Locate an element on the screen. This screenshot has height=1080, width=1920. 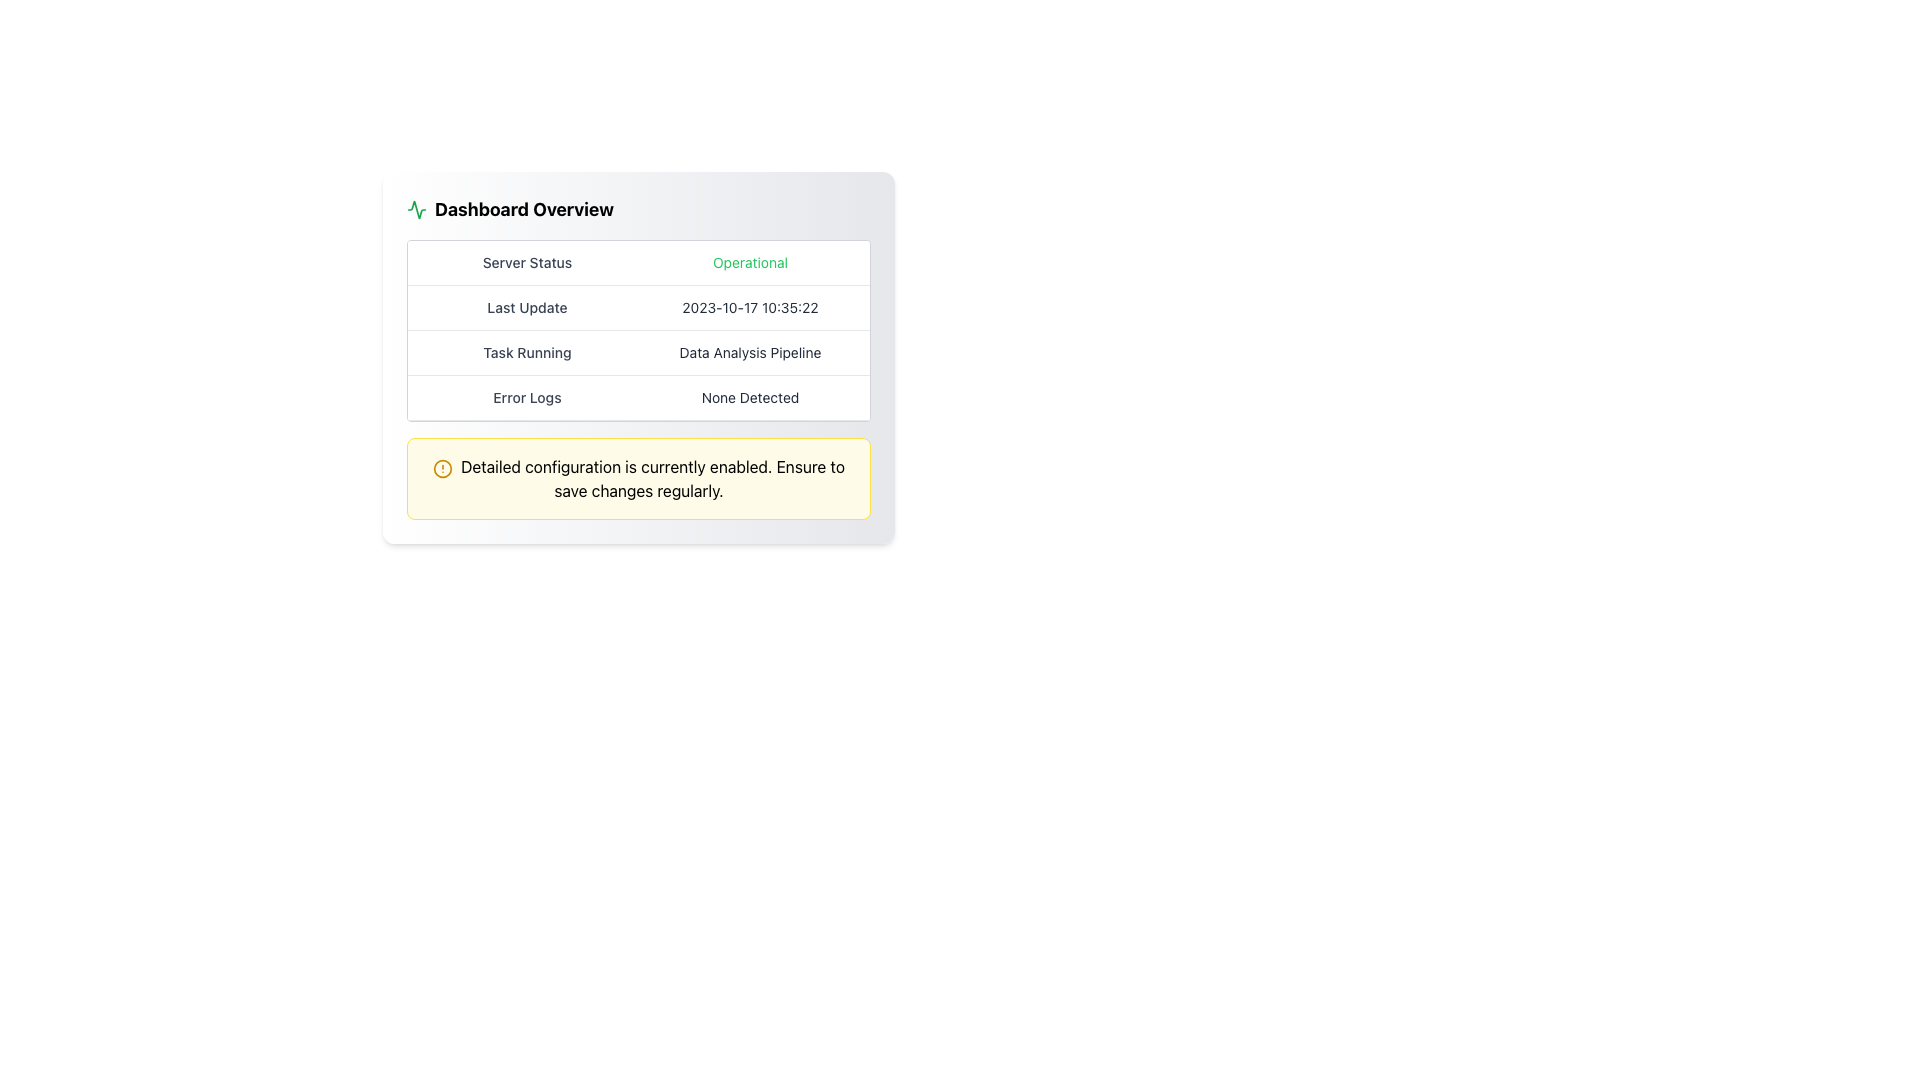
alert message from the Informational Message Banner located below the server status table in the 'Dashboard Overview' section is located at coordinates (637, 478).